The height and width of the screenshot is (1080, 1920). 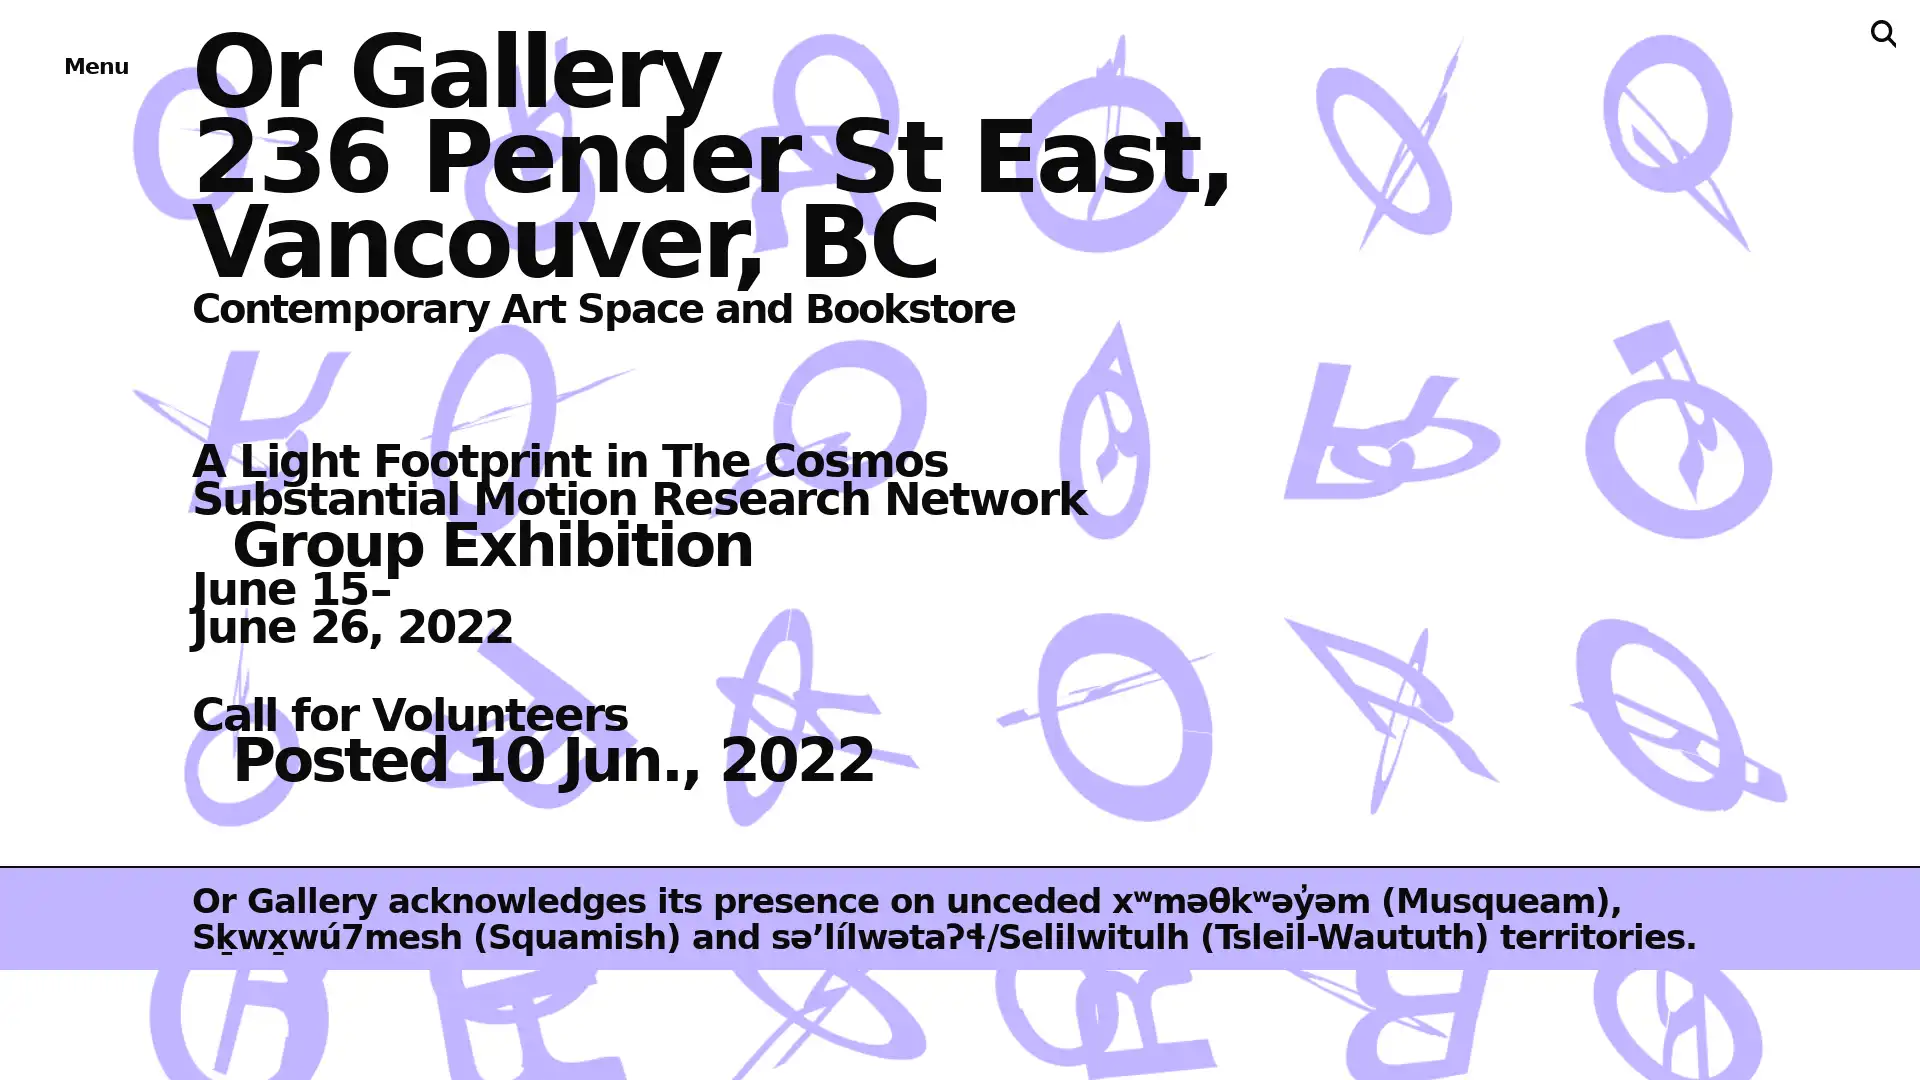 What do you see at coordinates (1164, 416) in the screenshot?
I see `Subscribe` at bounding box center [1164, 416].